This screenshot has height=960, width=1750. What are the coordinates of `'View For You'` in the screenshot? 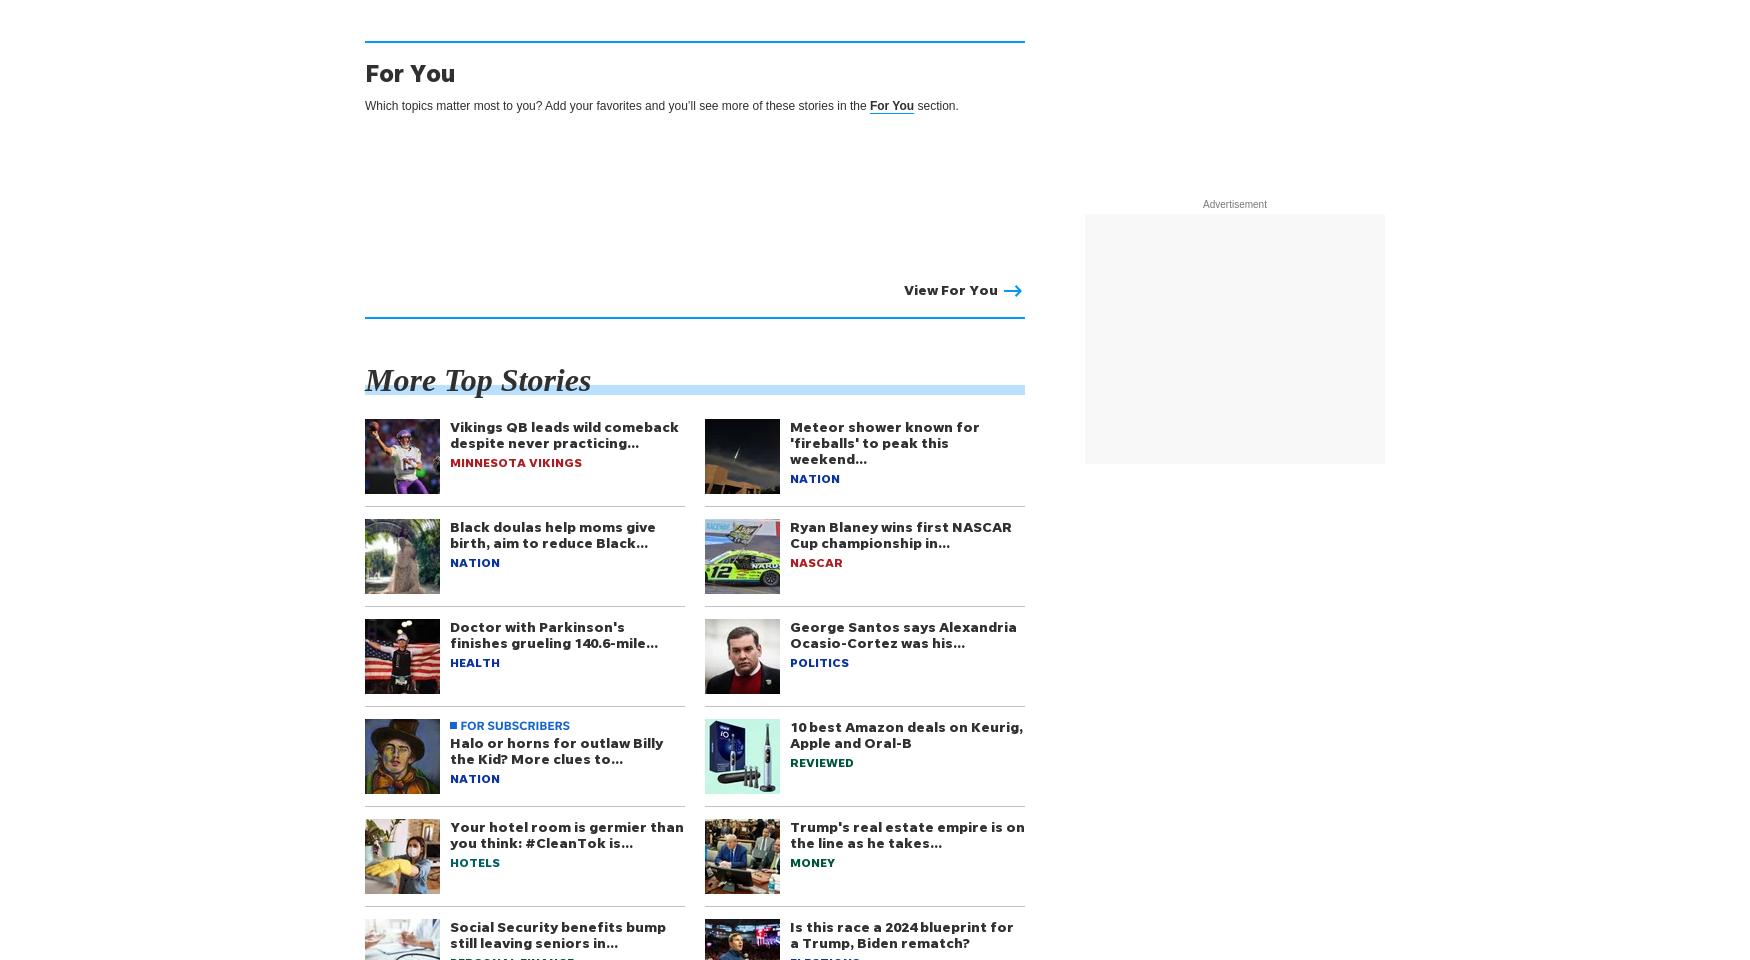 It's located at (950, 288).